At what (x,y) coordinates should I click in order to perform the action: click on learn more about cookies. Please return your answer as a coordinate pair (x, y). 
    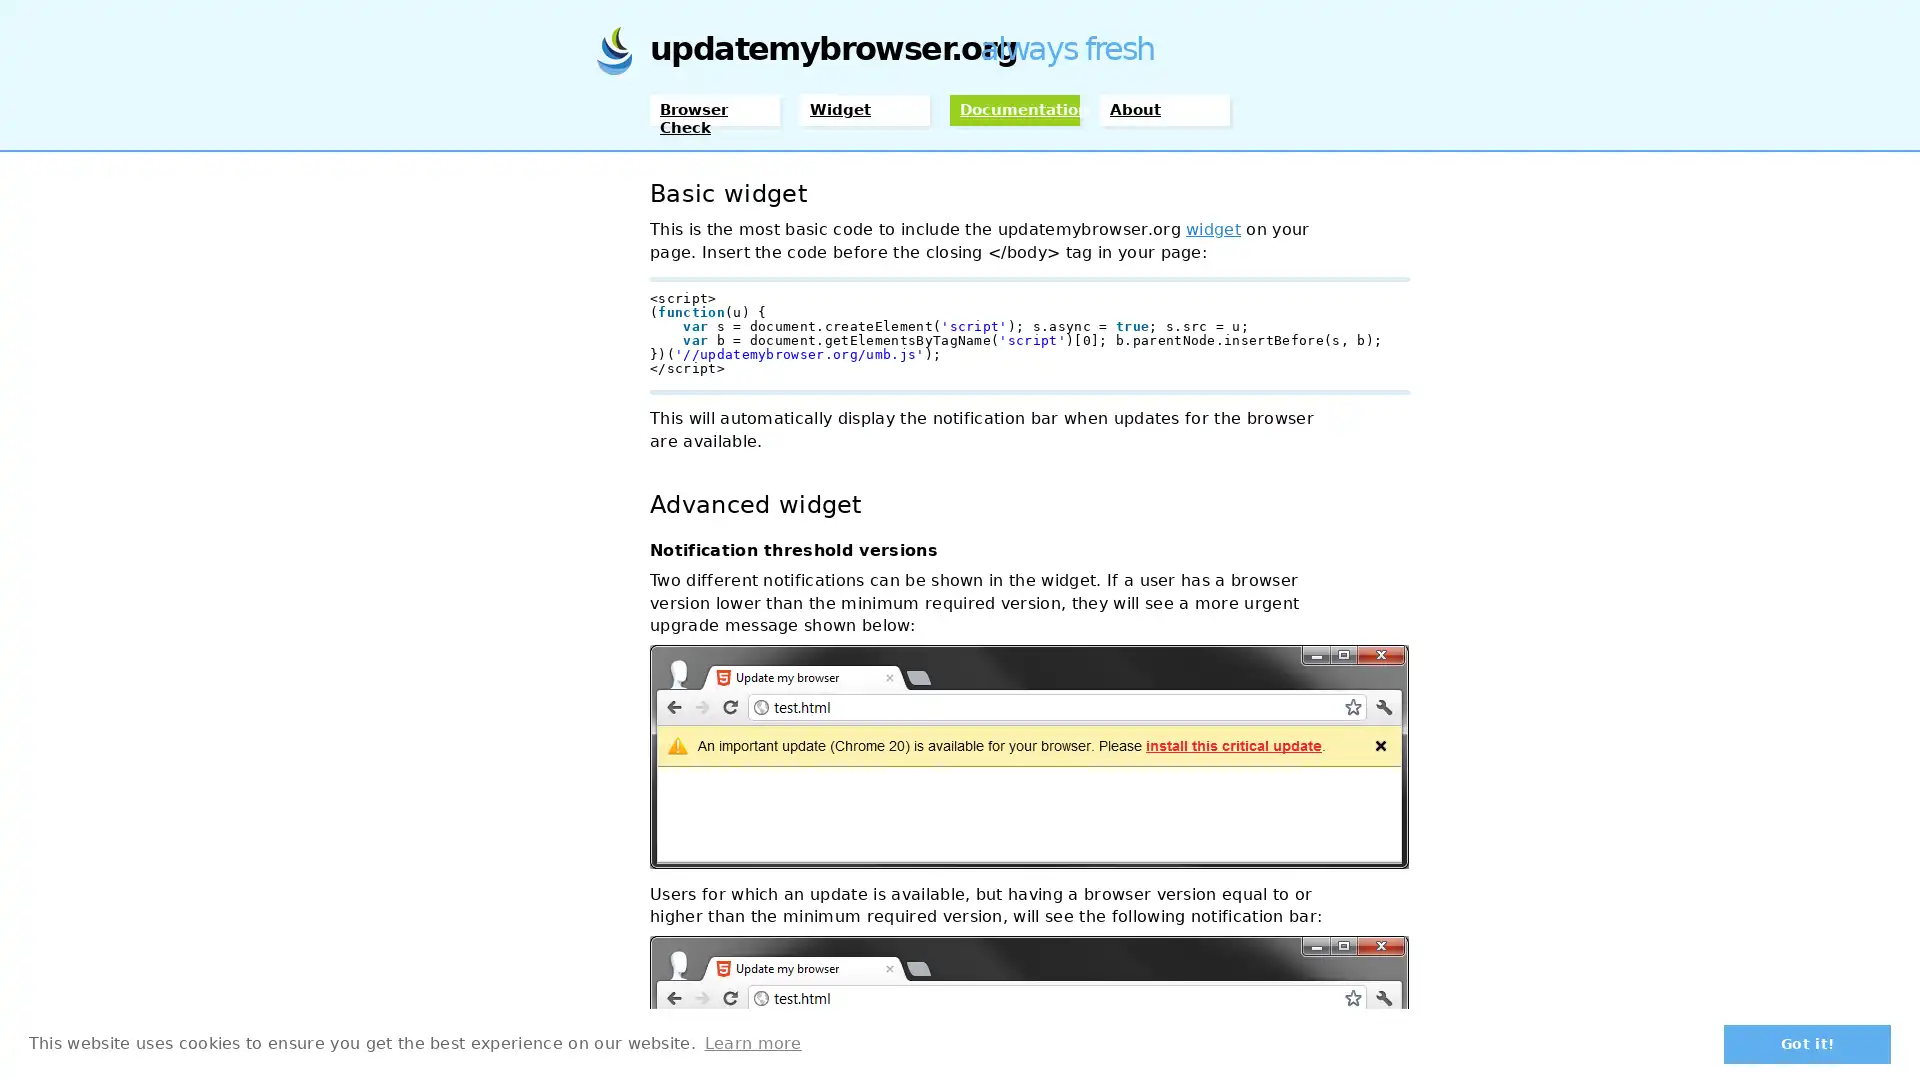
    Looking at the image, I should click on (751, 1043).